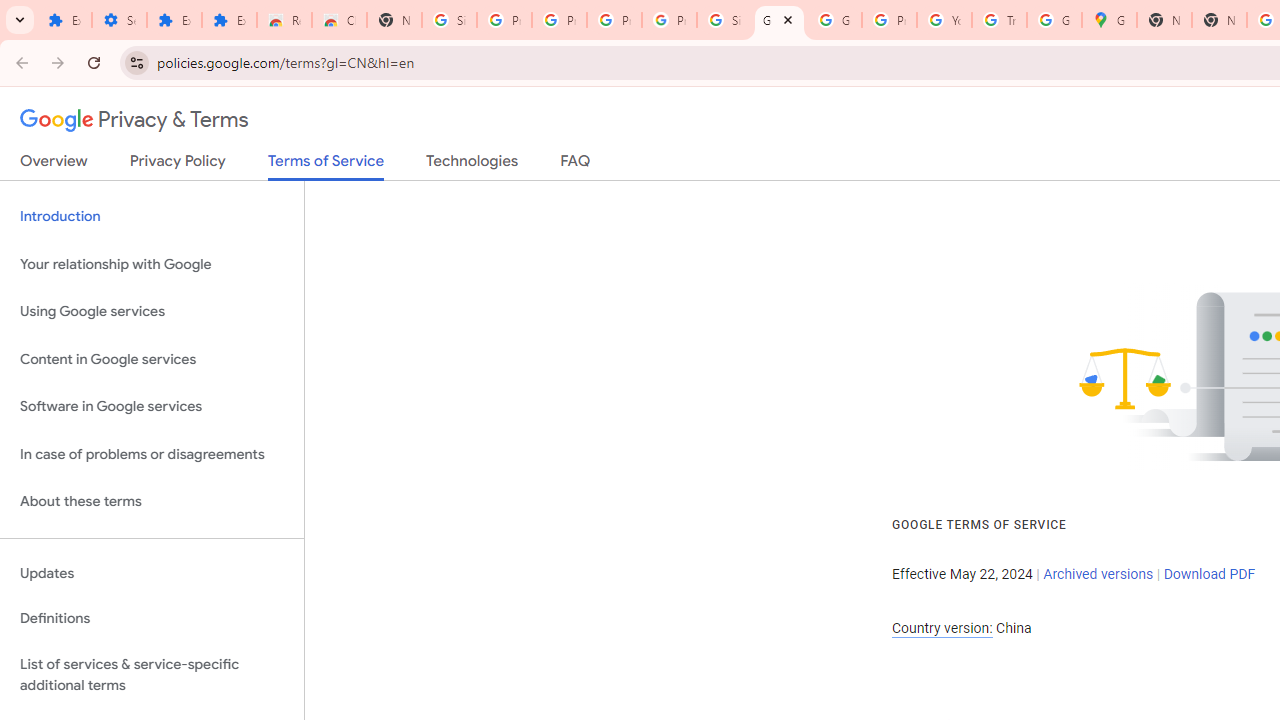 The height and width of the screenshot is (720, 1280). What do you see at coordinates (1097, 574) in the screenshot?
I see `'Archived versions'` at bounding box center [1097, 574].